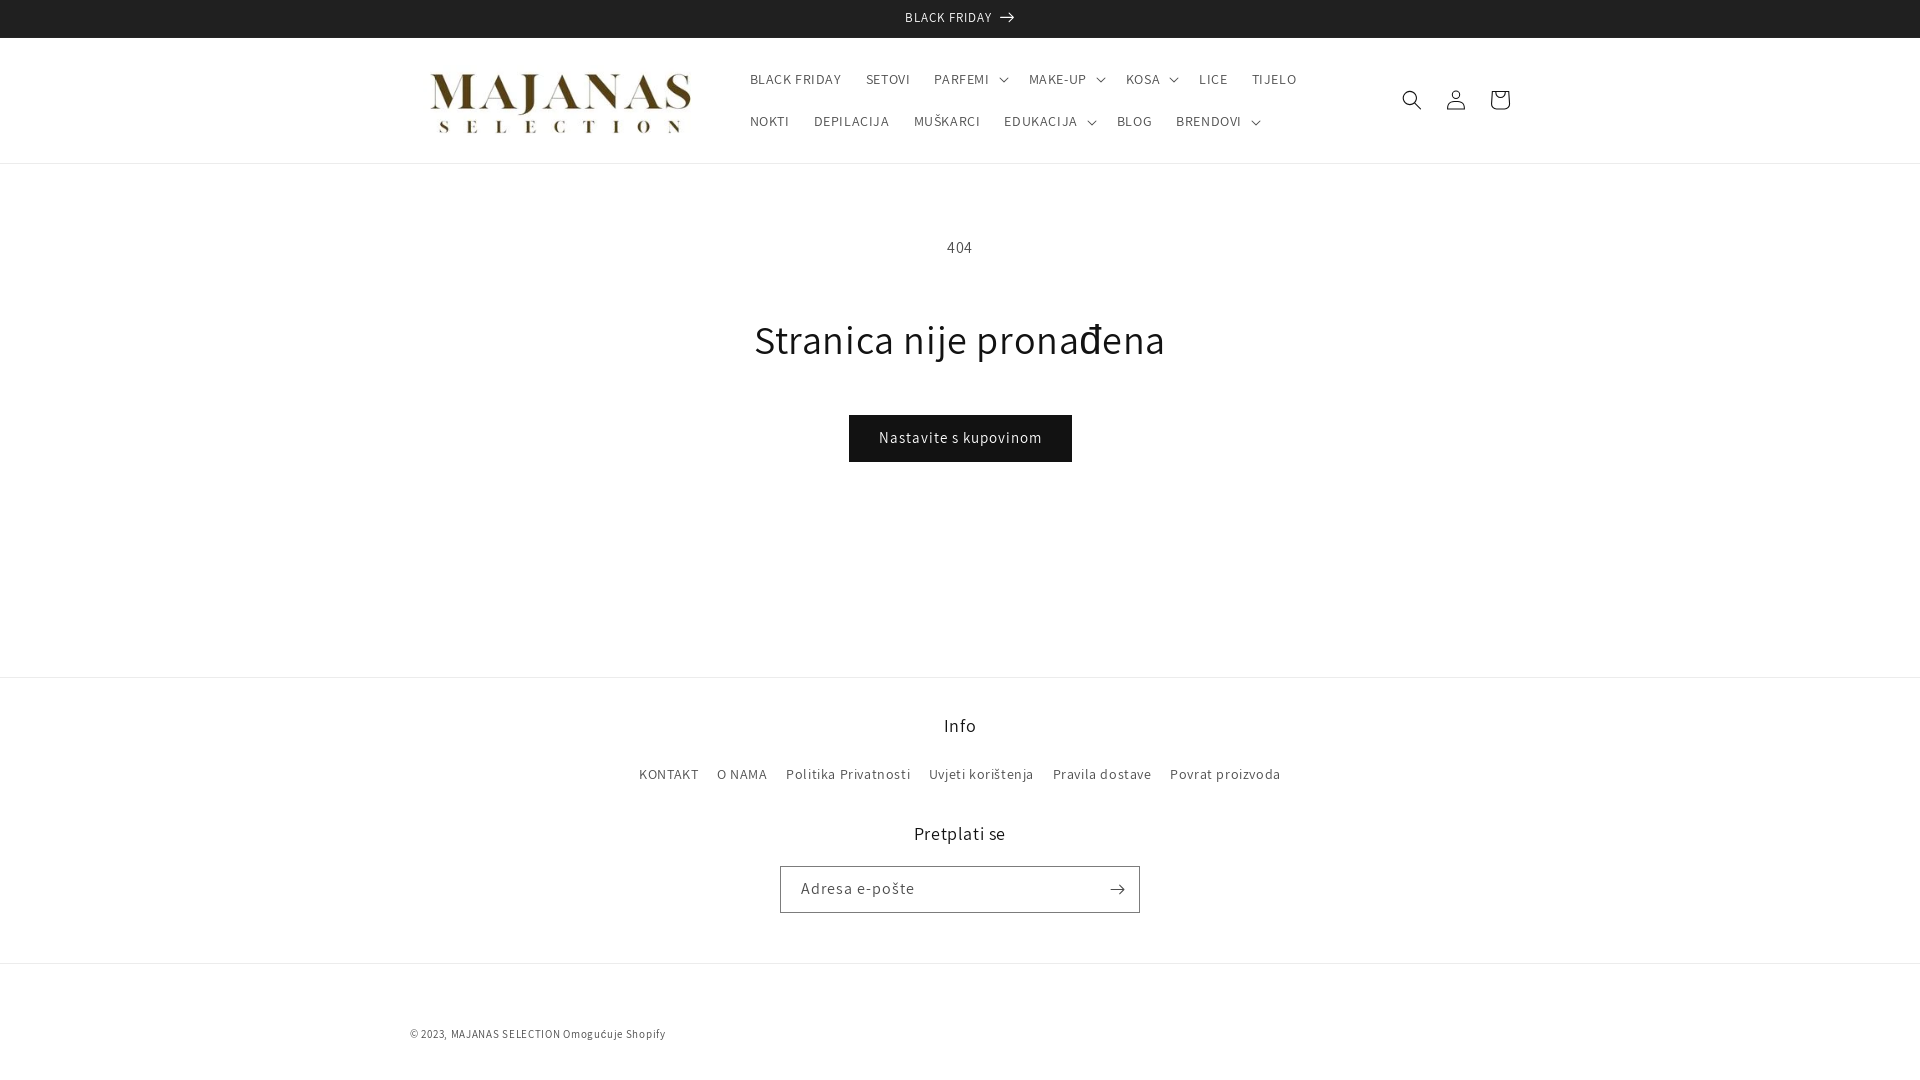  I want to click on 'O NAMA', so click(716, 773).